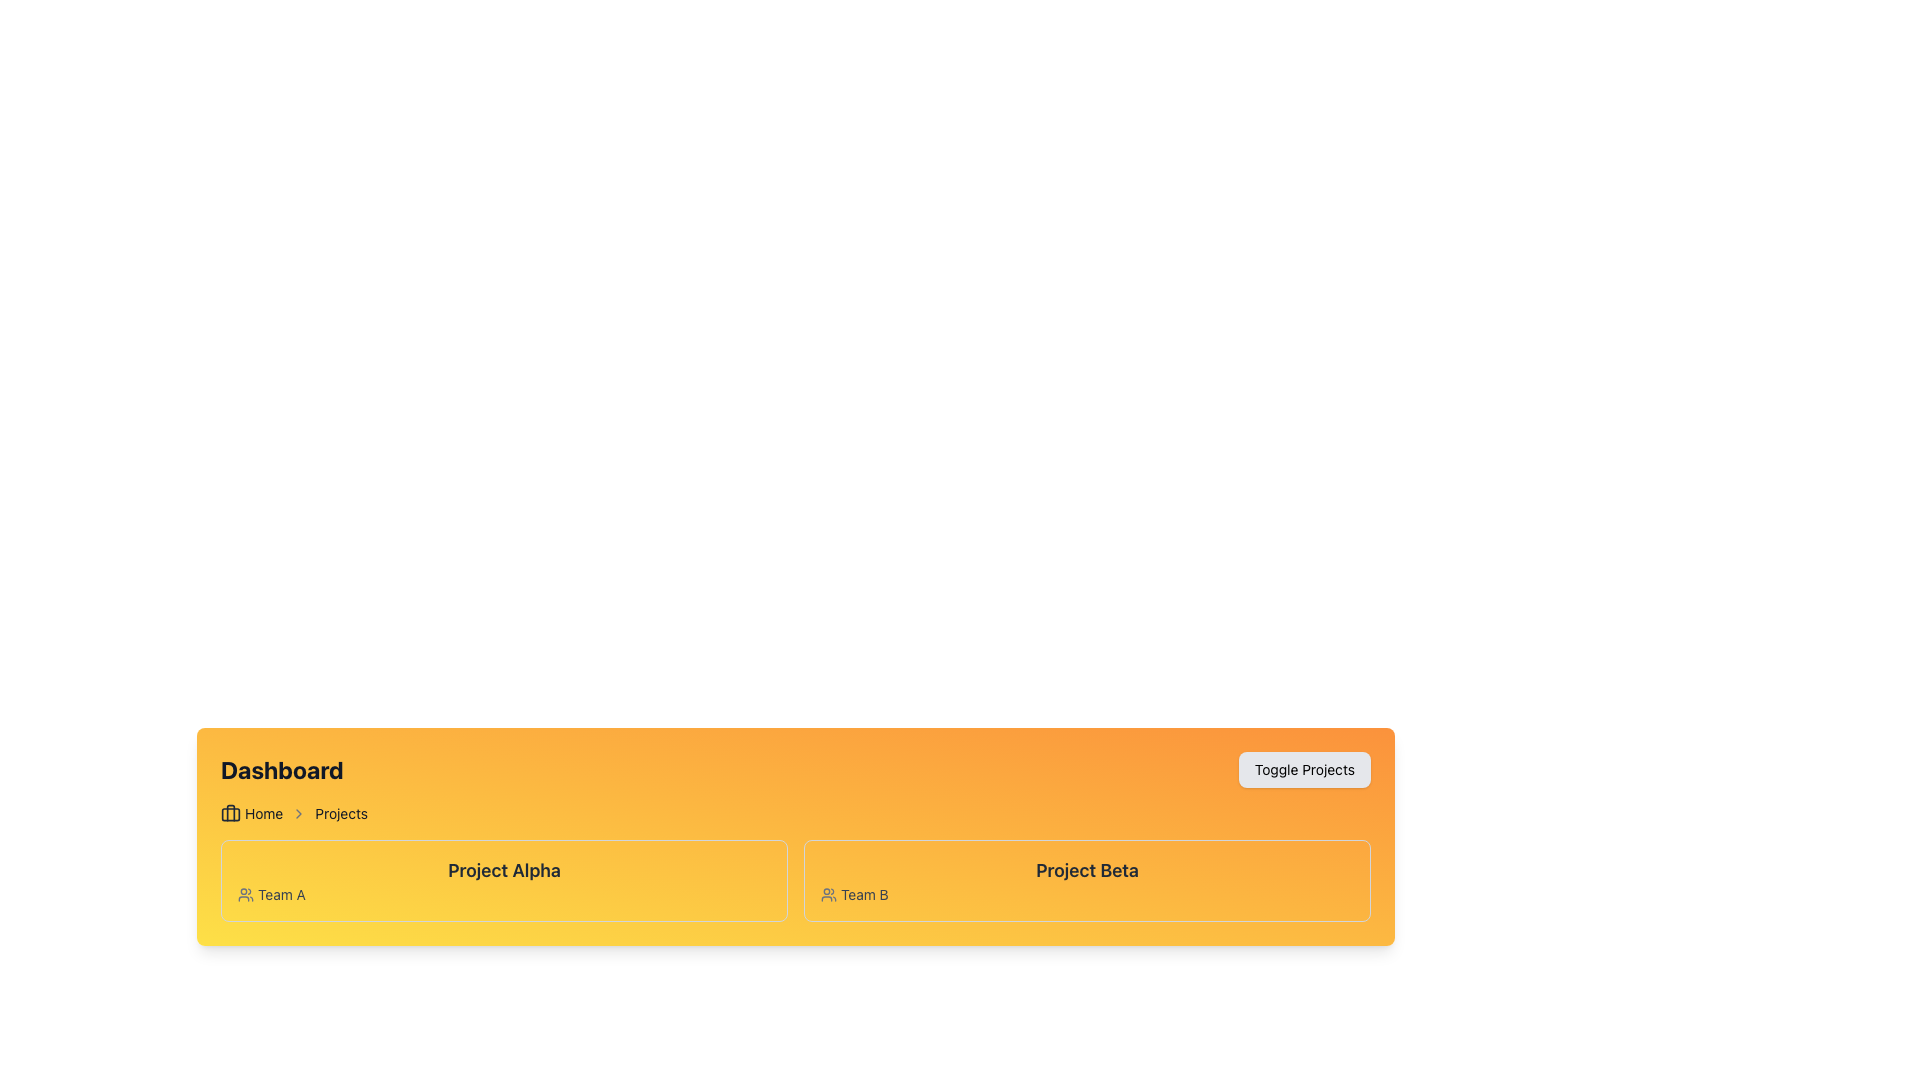 The width and height of the screenshot is (1920, 1080). Describe the element at coordinates (230, 813) in the screenshot. I see `the icon located at the beginning of the breadcrumb navigation bar under the heading 'Dashboard', positioned to the left of the 'Home' label` at that location.